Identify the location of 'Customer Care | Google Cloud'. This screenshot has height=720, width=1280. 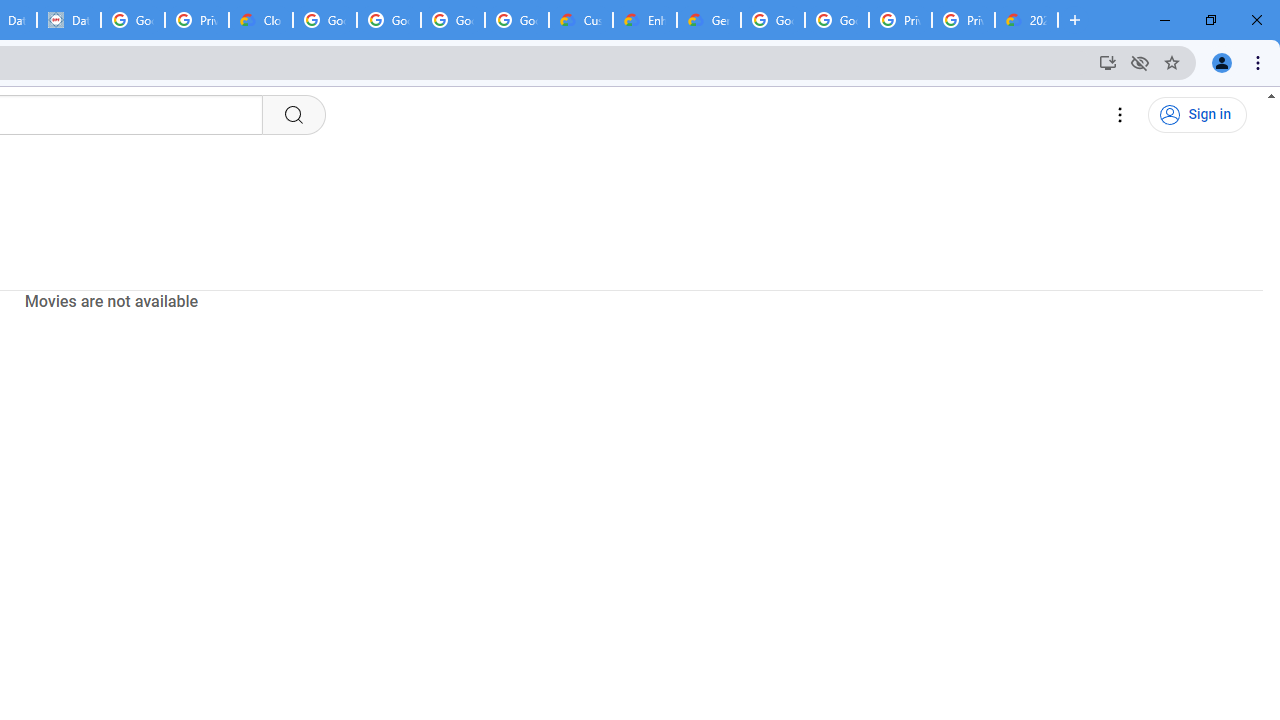
(580, 20).